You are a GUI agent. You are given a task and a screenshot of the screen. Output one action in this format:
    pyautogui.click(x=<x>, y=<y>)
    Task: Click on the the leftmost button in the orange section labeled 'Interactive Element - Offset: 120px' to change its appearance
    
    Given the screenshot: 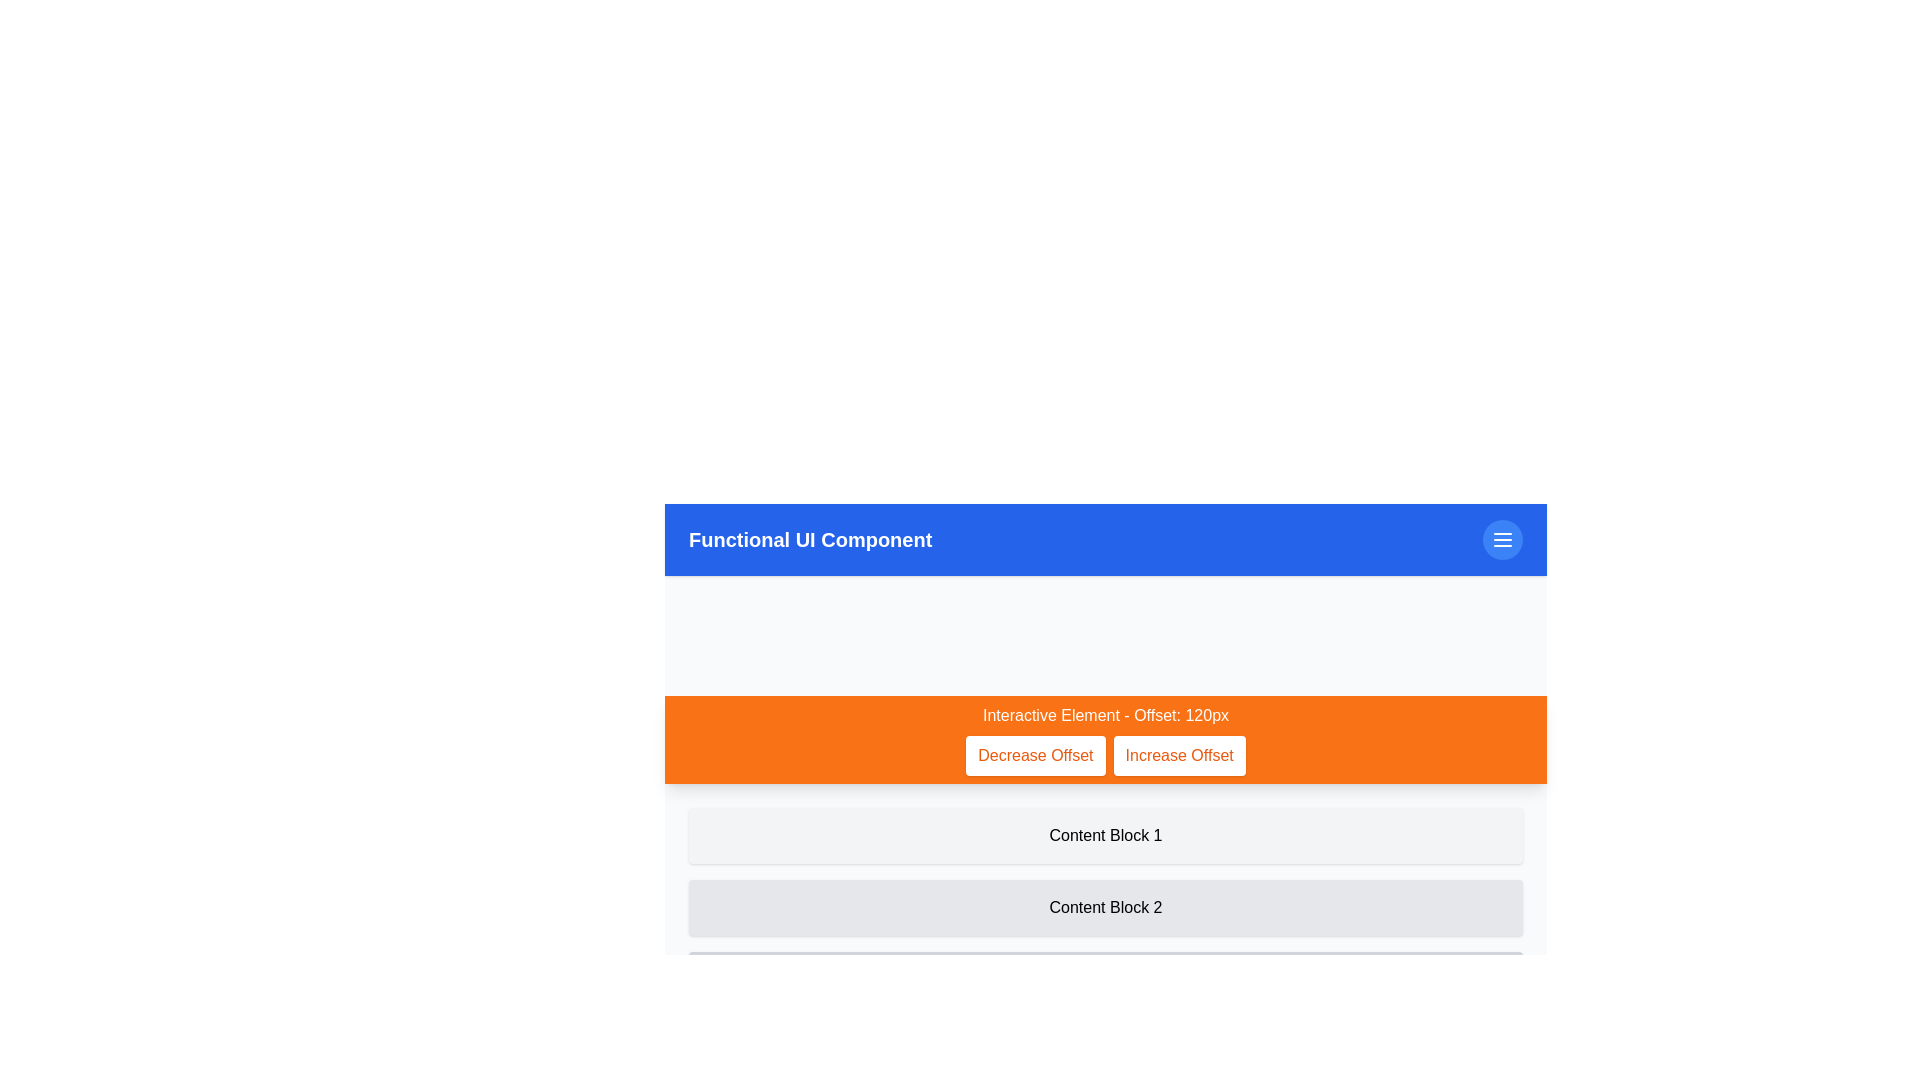 What is the action you would take?
    pyautogui.click(x=1035, y=756)
    